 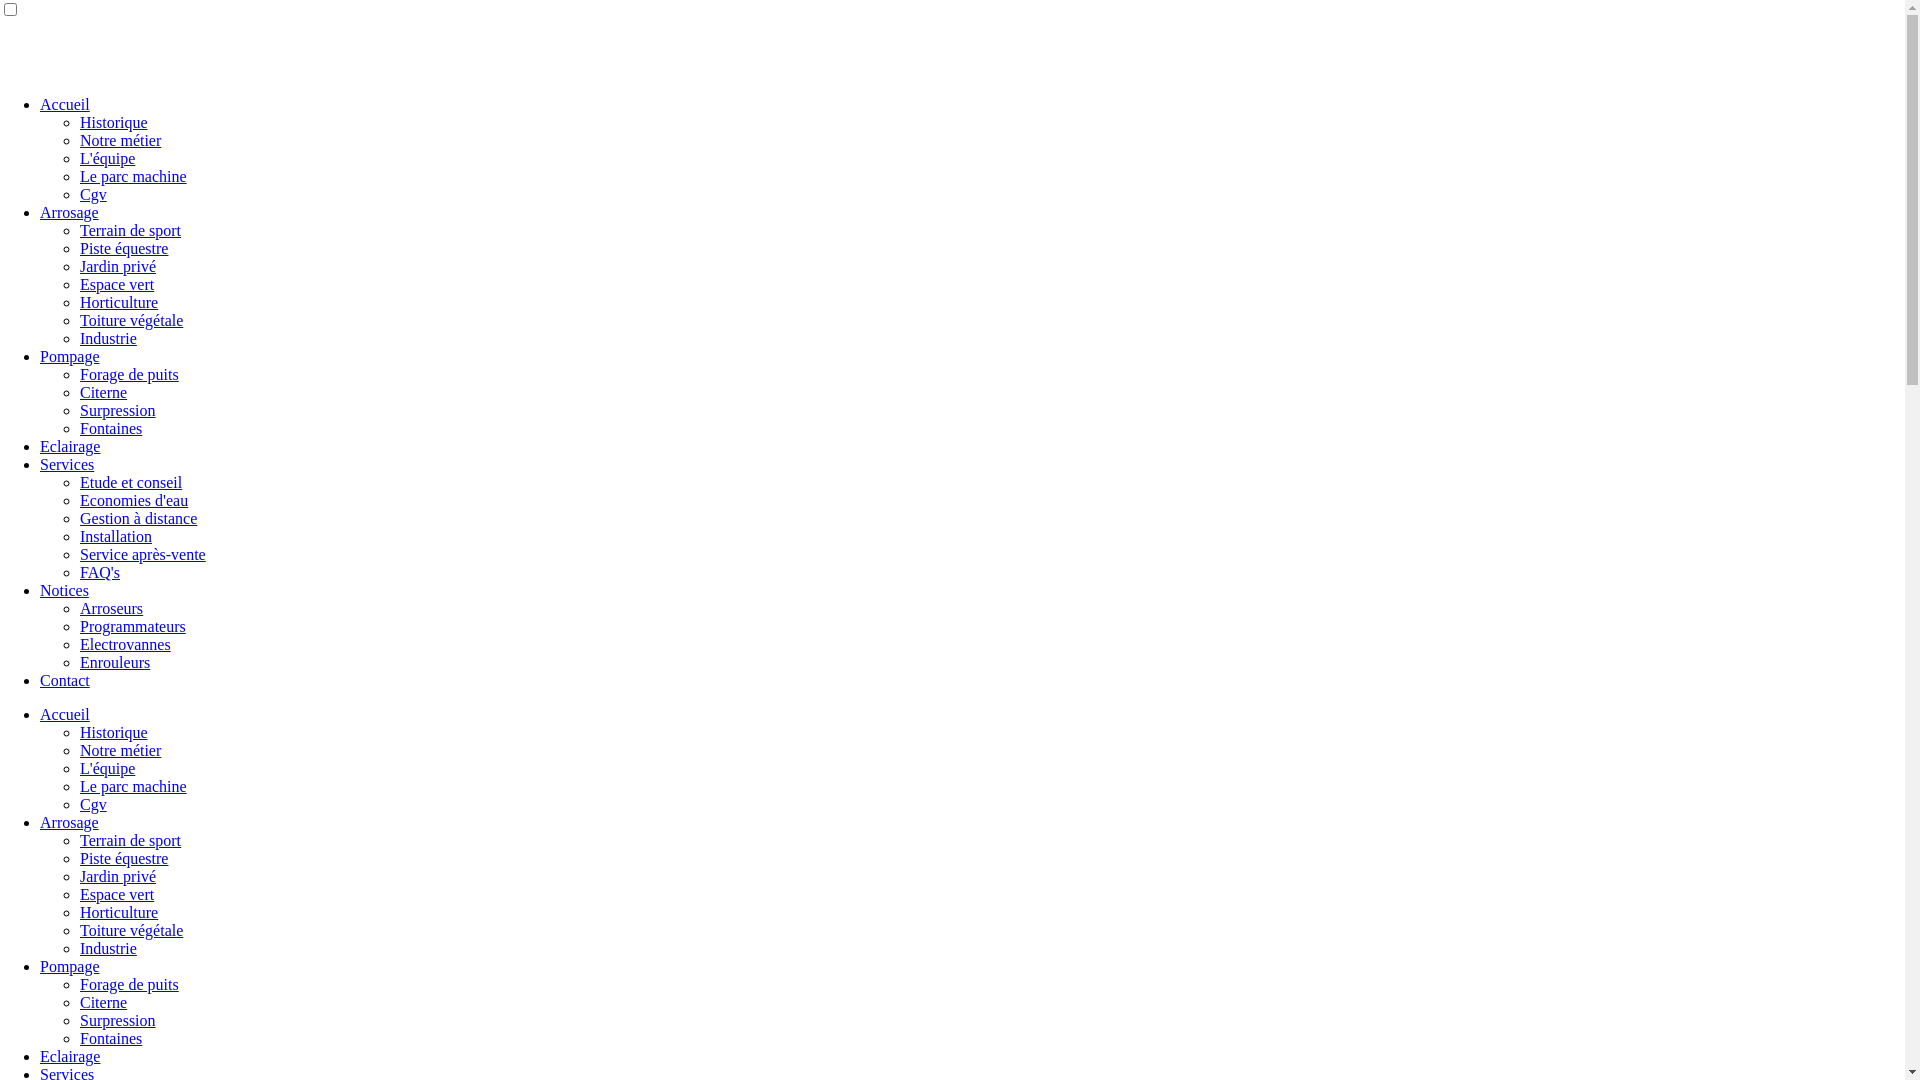 What do you see at coordinates (132, 785) in the screenshot?
I see `'Le parc machine'` at bounding box center [132, 785].